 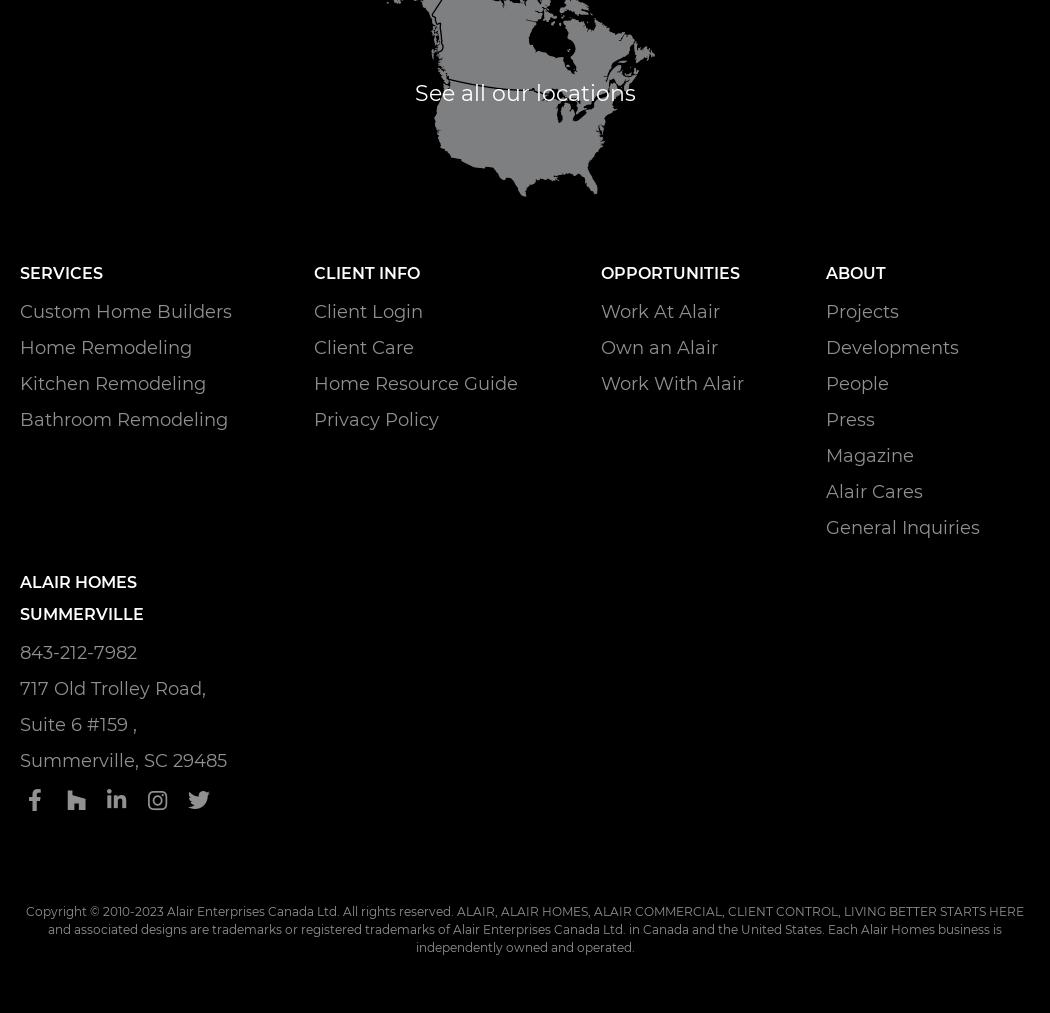 What do you see at coordinates (823, 270) in the screenshot?
I see `'About'` at bounding box center [823, 270].